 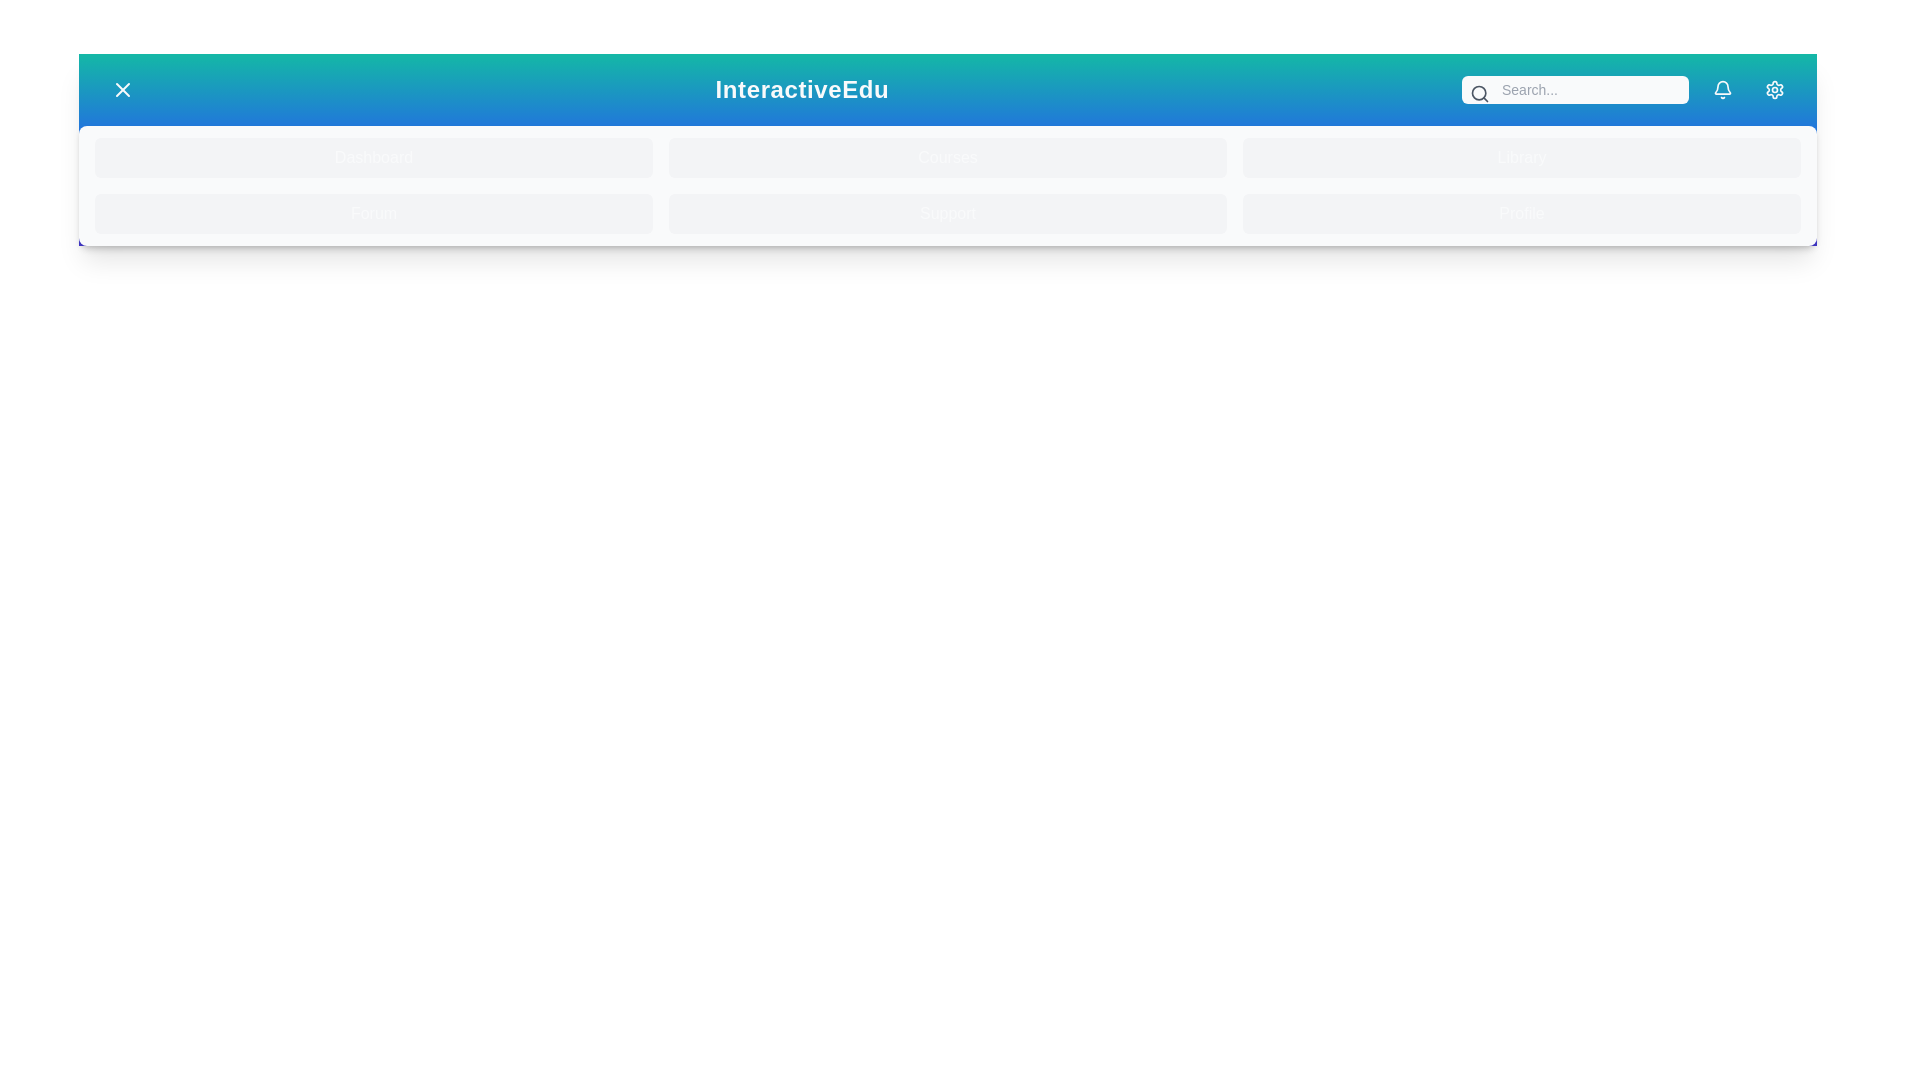 What do you see at coordinates (122, 88) in the screenshot?
I see `the button on the left to toggle the menu` at bounding box center [122, 88].